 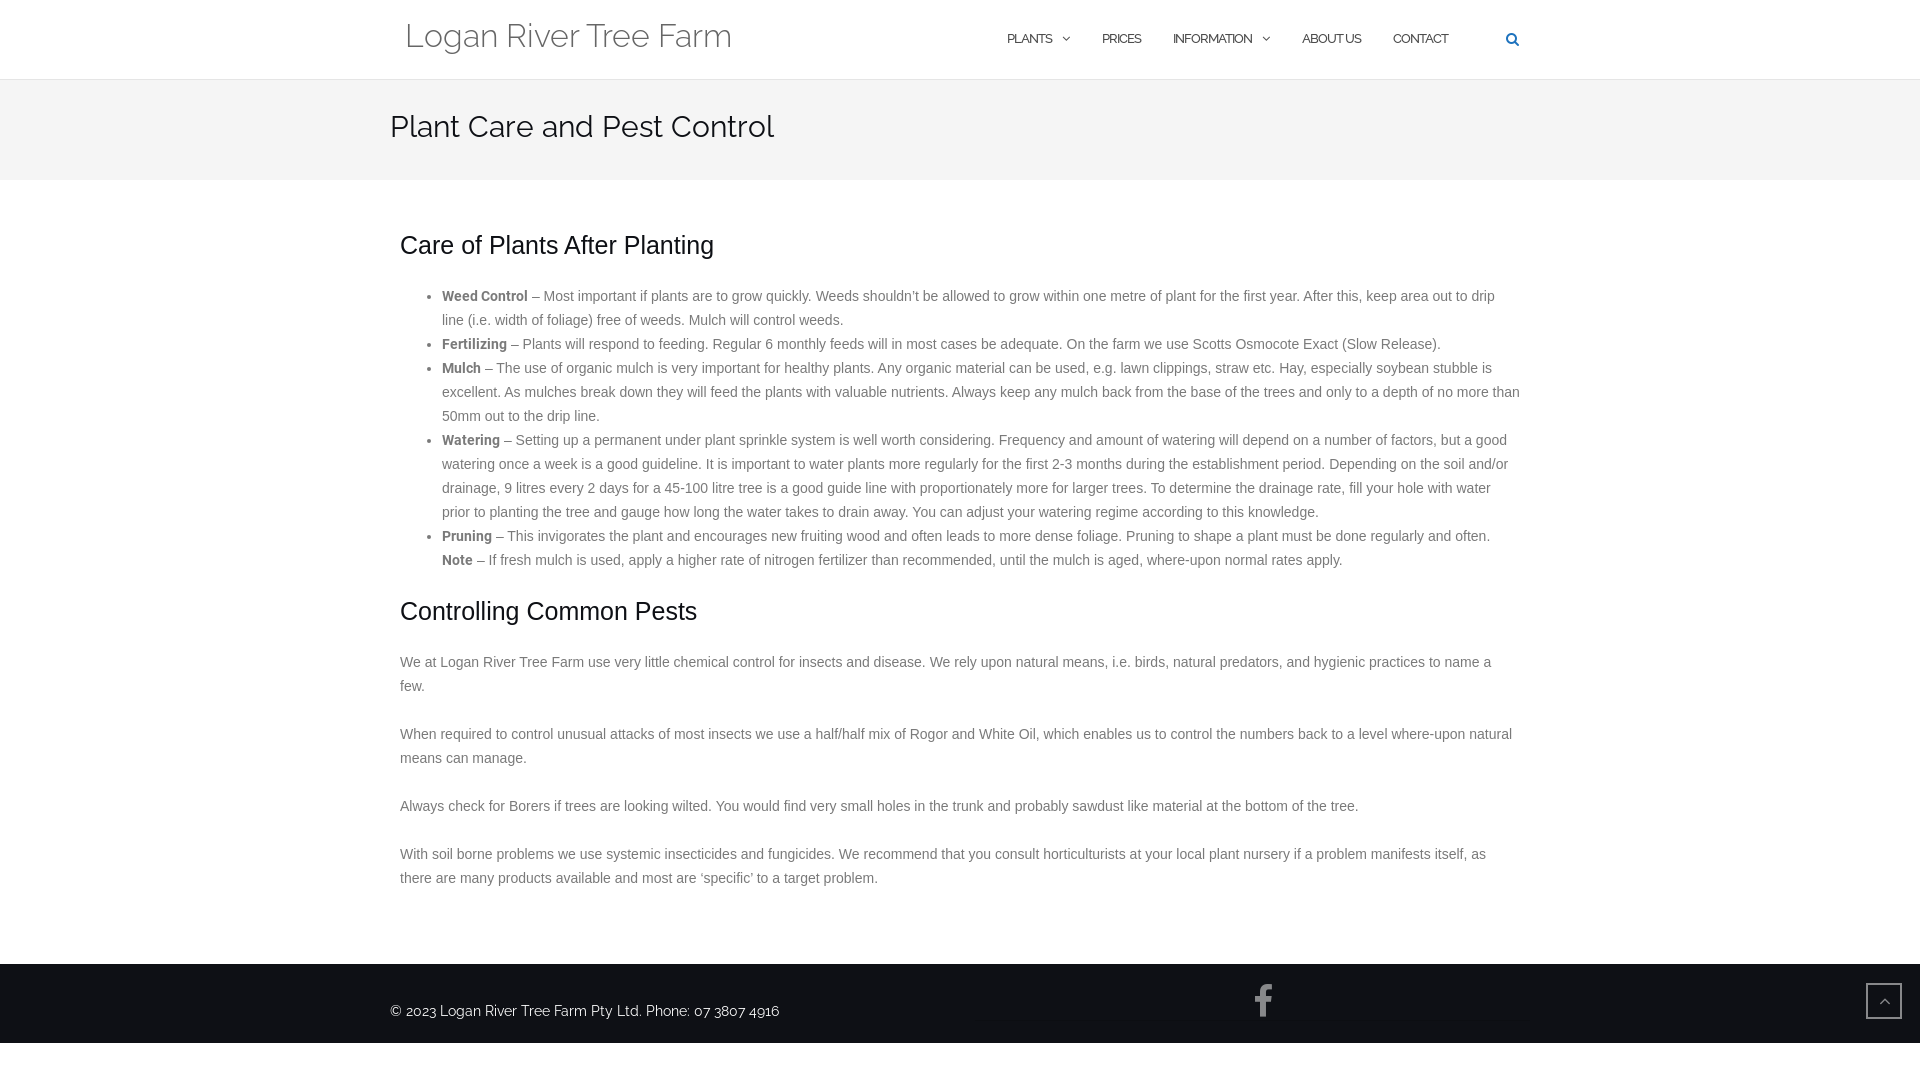 What do you see at coordinates (567, 39) in the screenshot?
I see `'Logan River Tree Farm'` at bounding box center [567, 39].